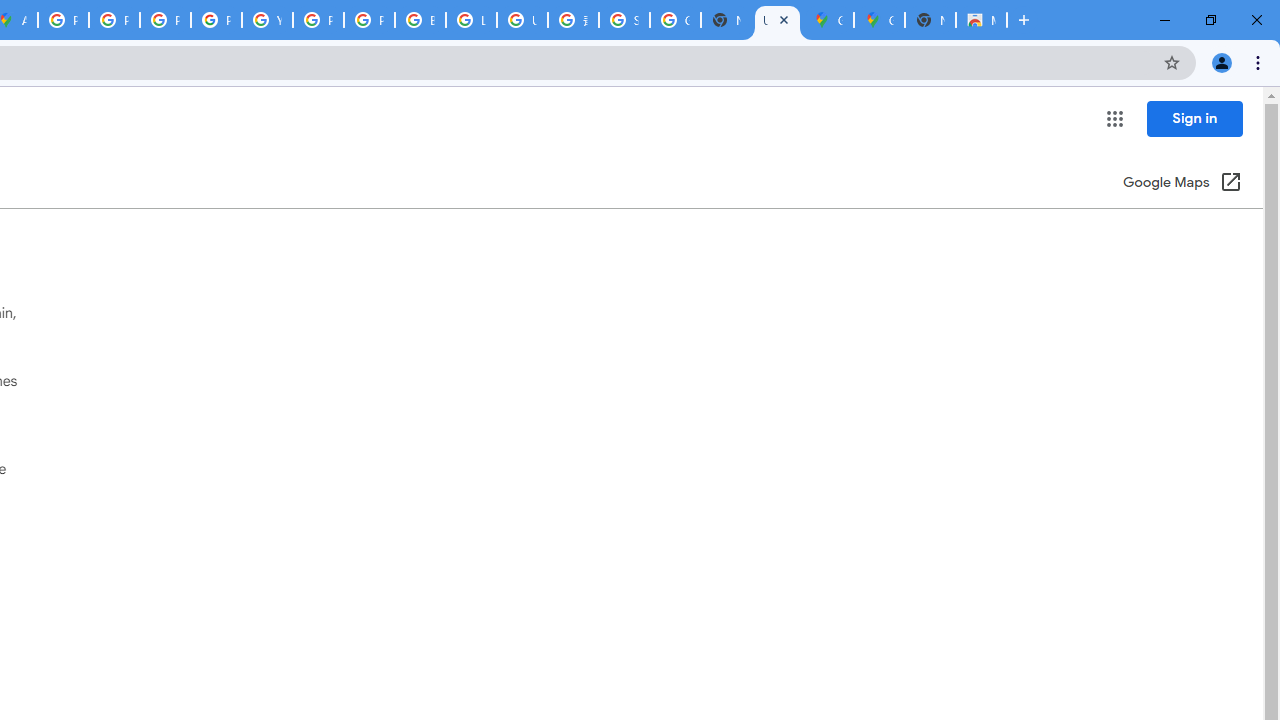 This screenshot has height=720, width=1280. I want to click on 'YouTube', so click(266, 20).